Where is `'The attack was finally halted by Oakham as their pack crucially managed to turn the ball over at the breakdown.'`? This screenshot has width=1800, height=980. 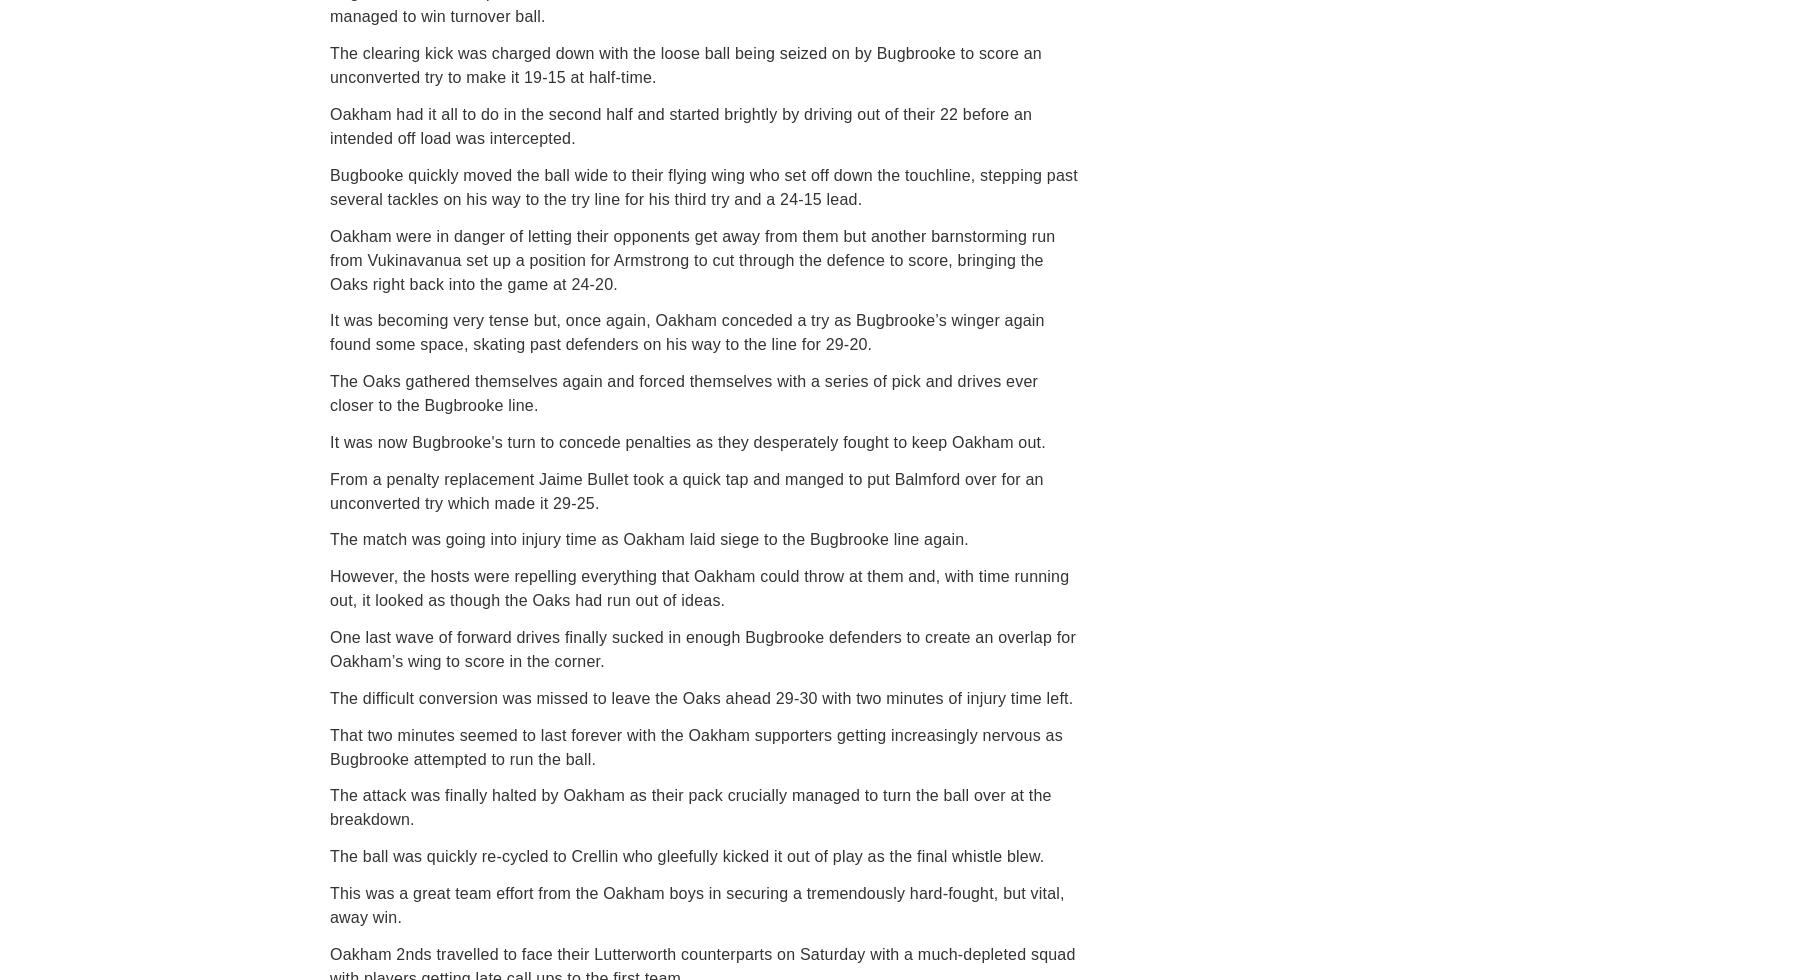
'The attack was finally halted by Oakham as their pack crucially managed to turn the ball over at the breakdown.' is located at coordinates (689, 807).